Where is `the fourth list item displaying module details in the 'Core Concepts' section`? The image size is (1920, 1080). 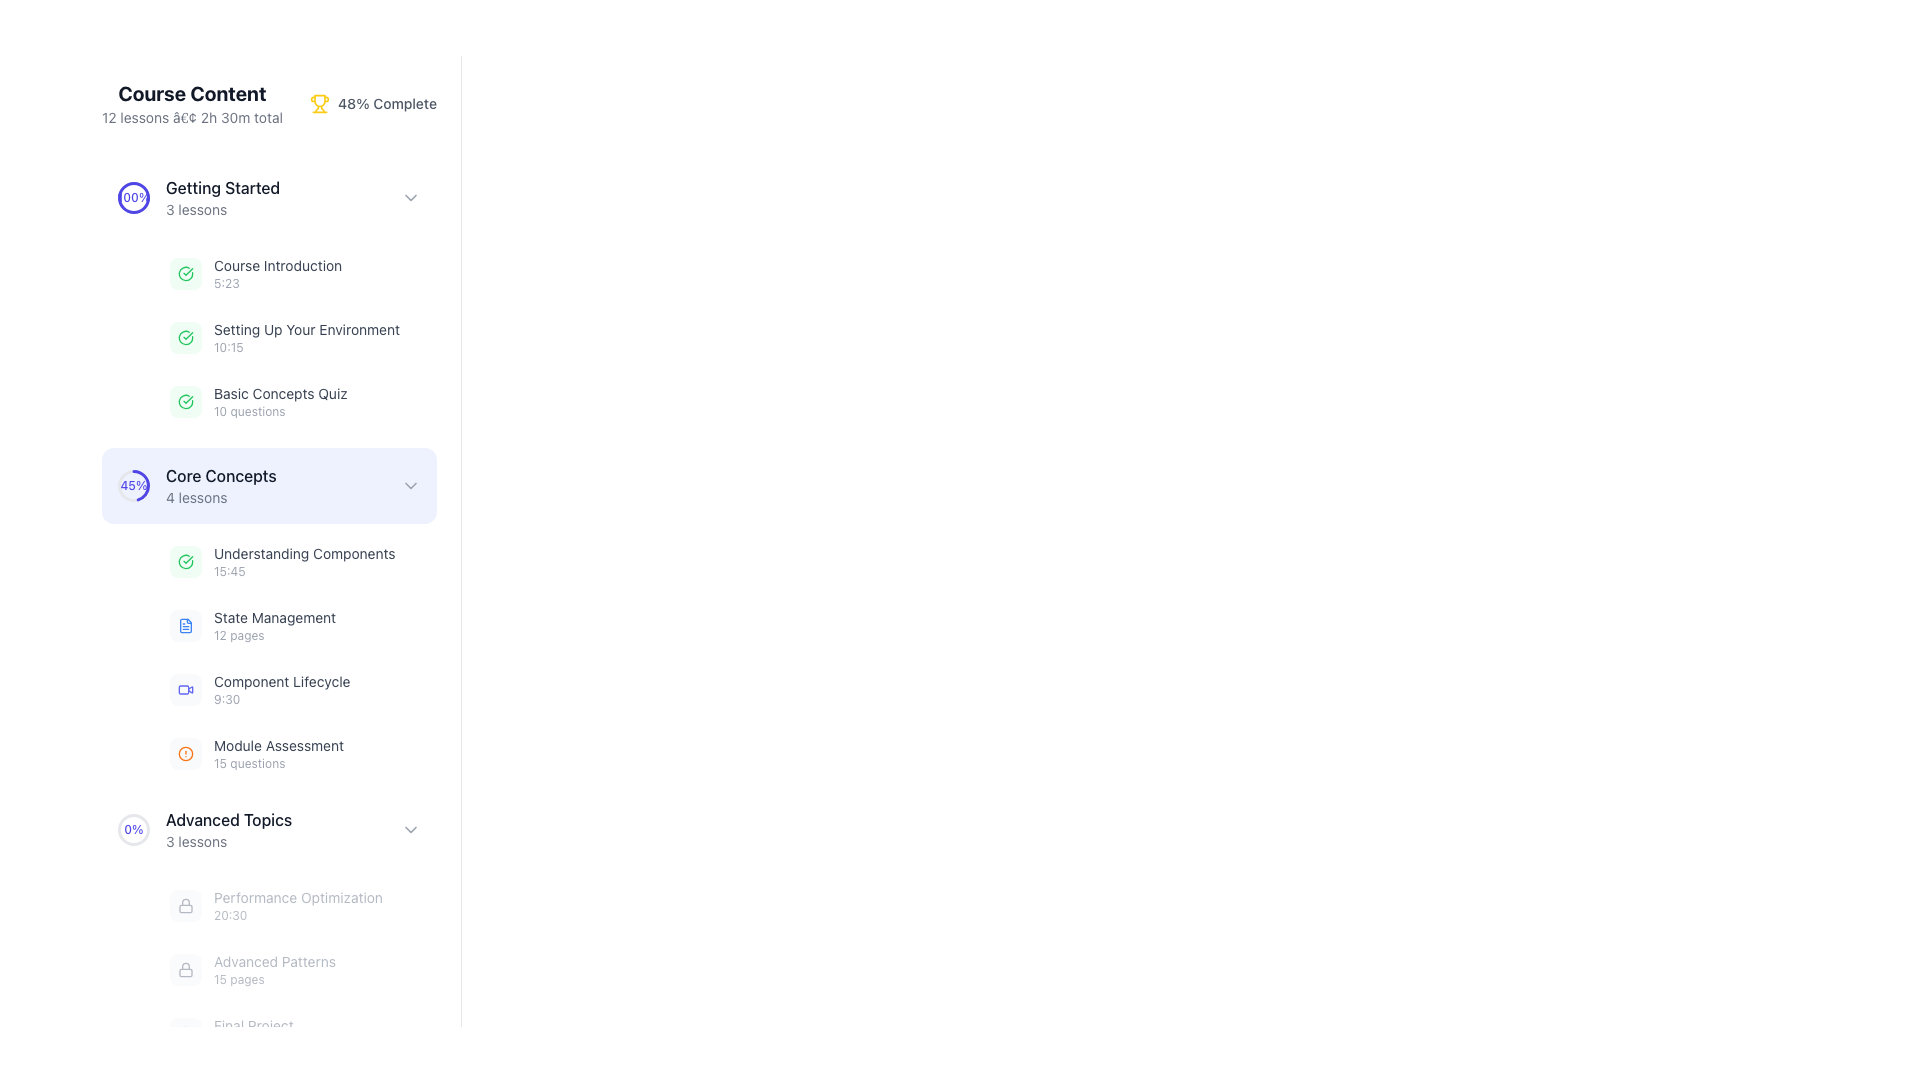
the fourth list item displaying module details in the 'Core Concepts' section is located at coordinates (255, 753).